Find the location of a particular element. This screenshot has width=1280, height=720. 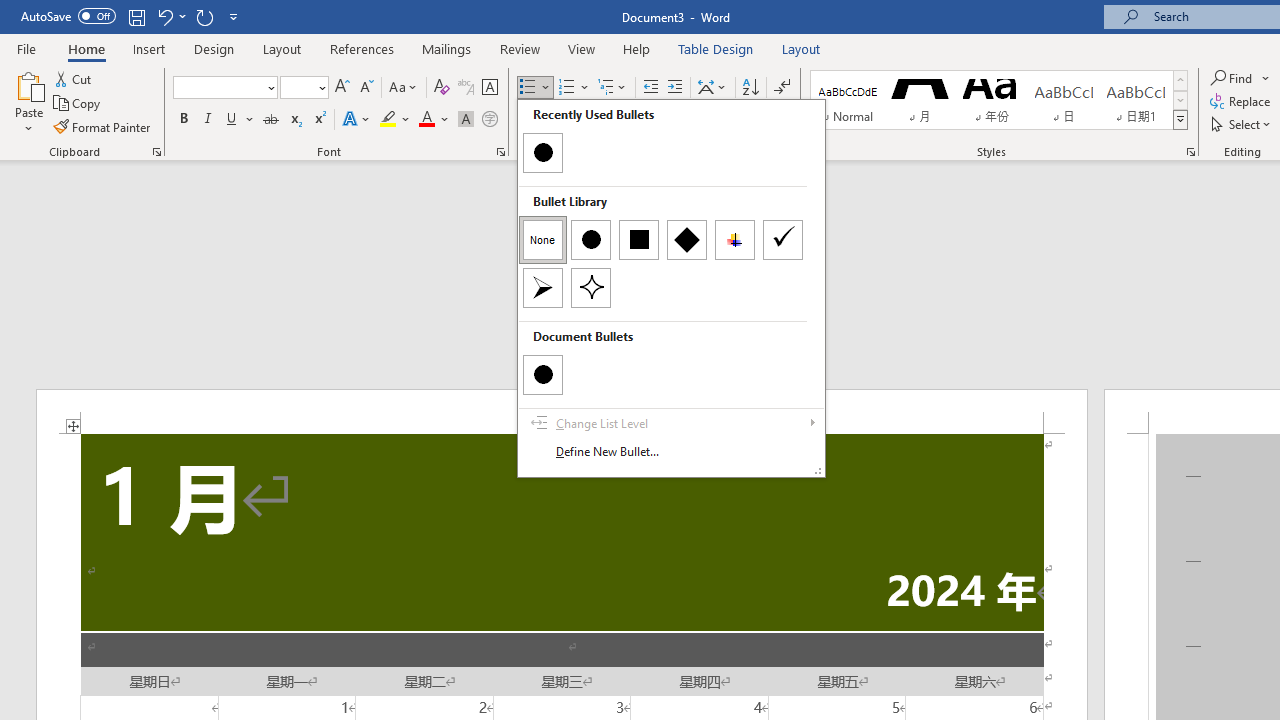

'Superscript' is located at coordinates (318, 119).